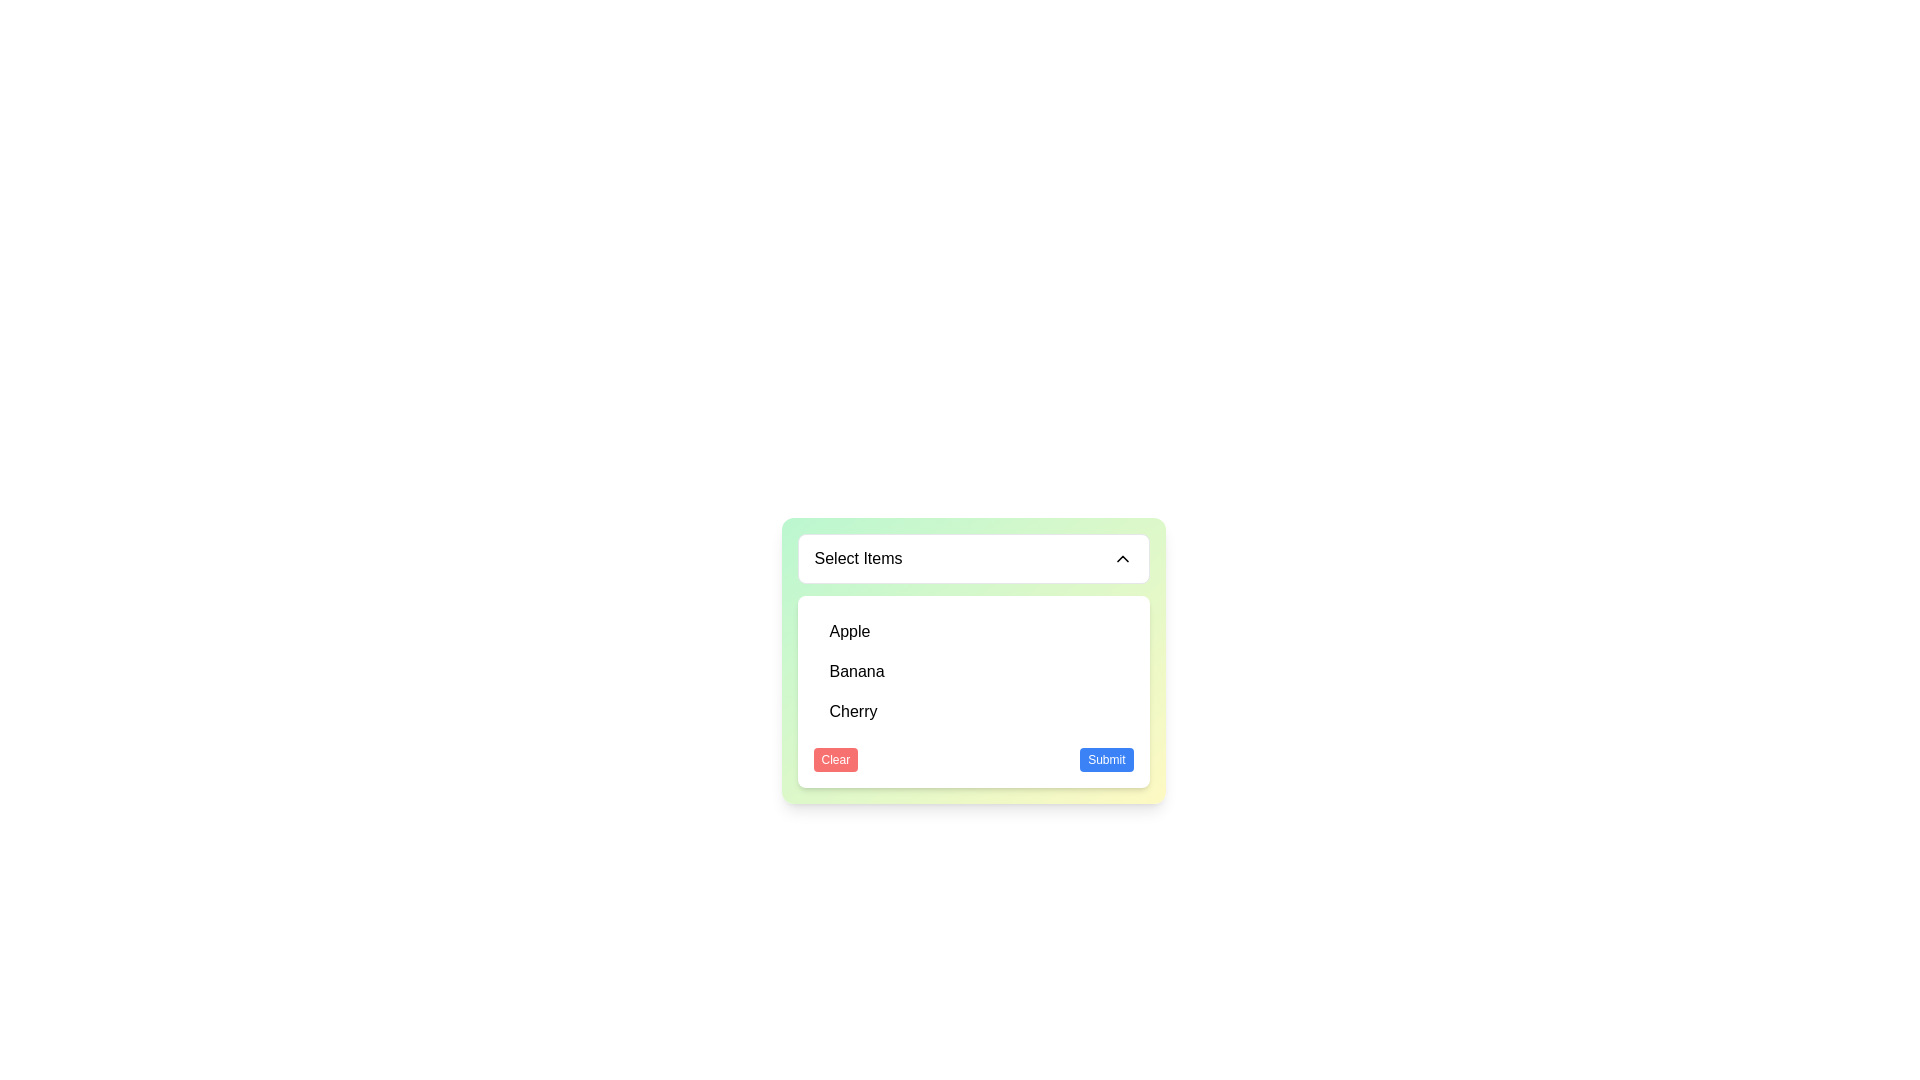  I want to click on the leftmost button at the bottom of the bordered box, so click(835, 759).